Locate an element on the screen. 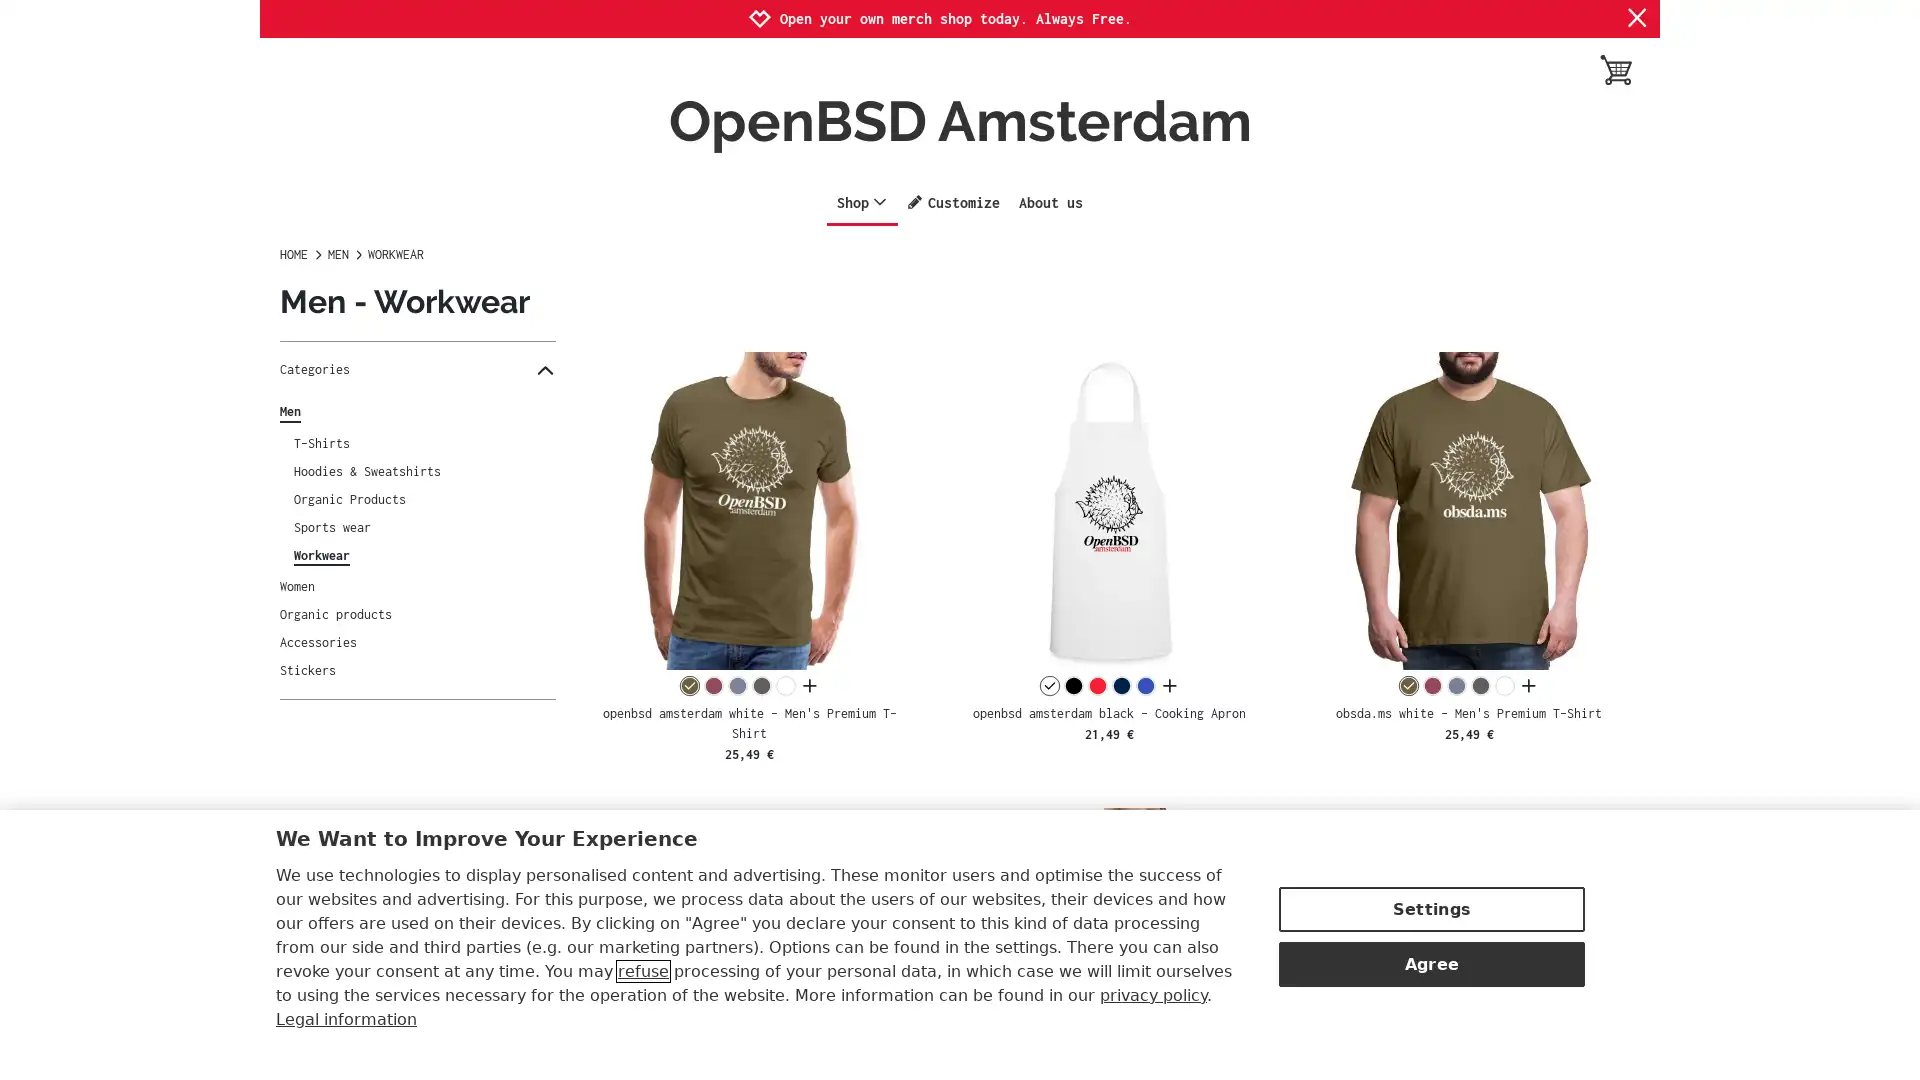 The image size is (1920, 1080). white is located at coordinates (1048, 685).